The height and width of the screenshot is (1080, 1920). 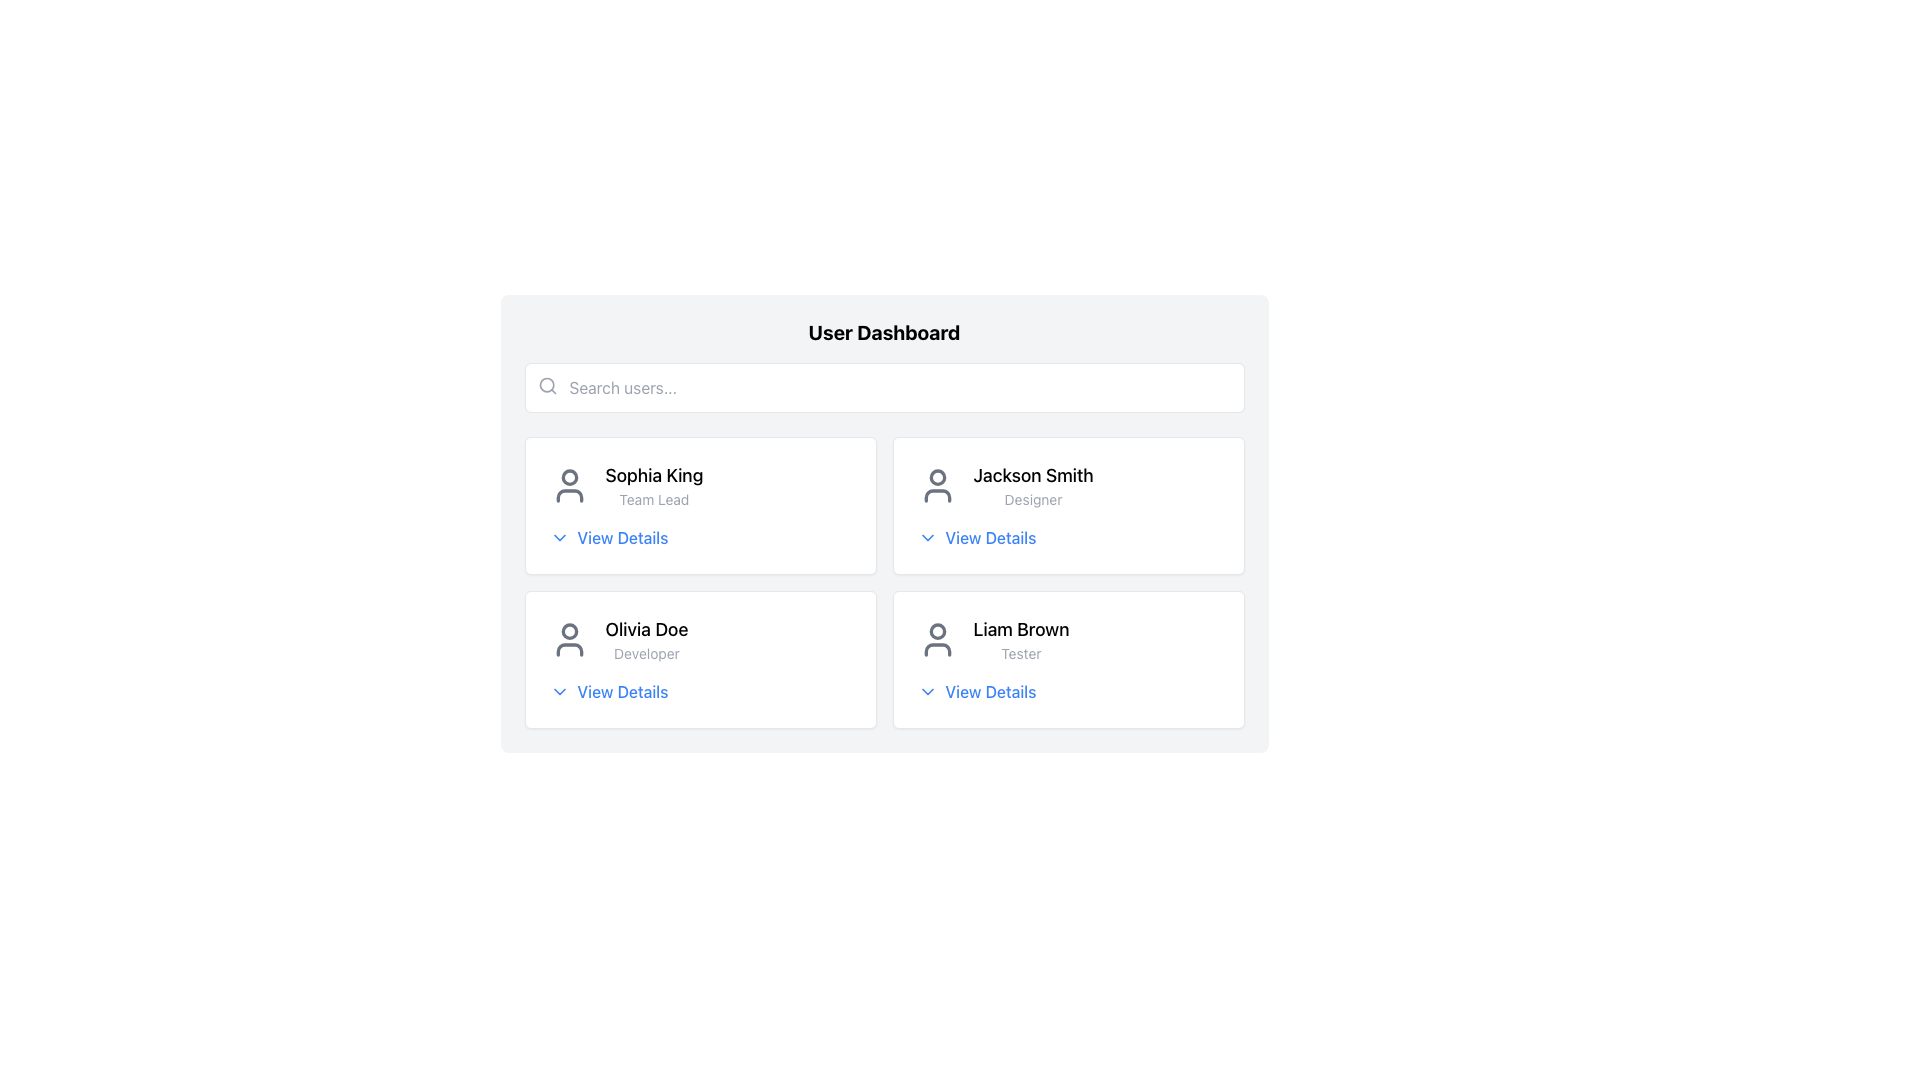 What do you see at coordinates (568, 650) in the screenshot?
I see `the torso outline segment of the user avatar icon located in the bottom left block of the dashboard interface, next to the name 'Olivia Doe' and their role 'Developer'` at bounding box center [568, 650].